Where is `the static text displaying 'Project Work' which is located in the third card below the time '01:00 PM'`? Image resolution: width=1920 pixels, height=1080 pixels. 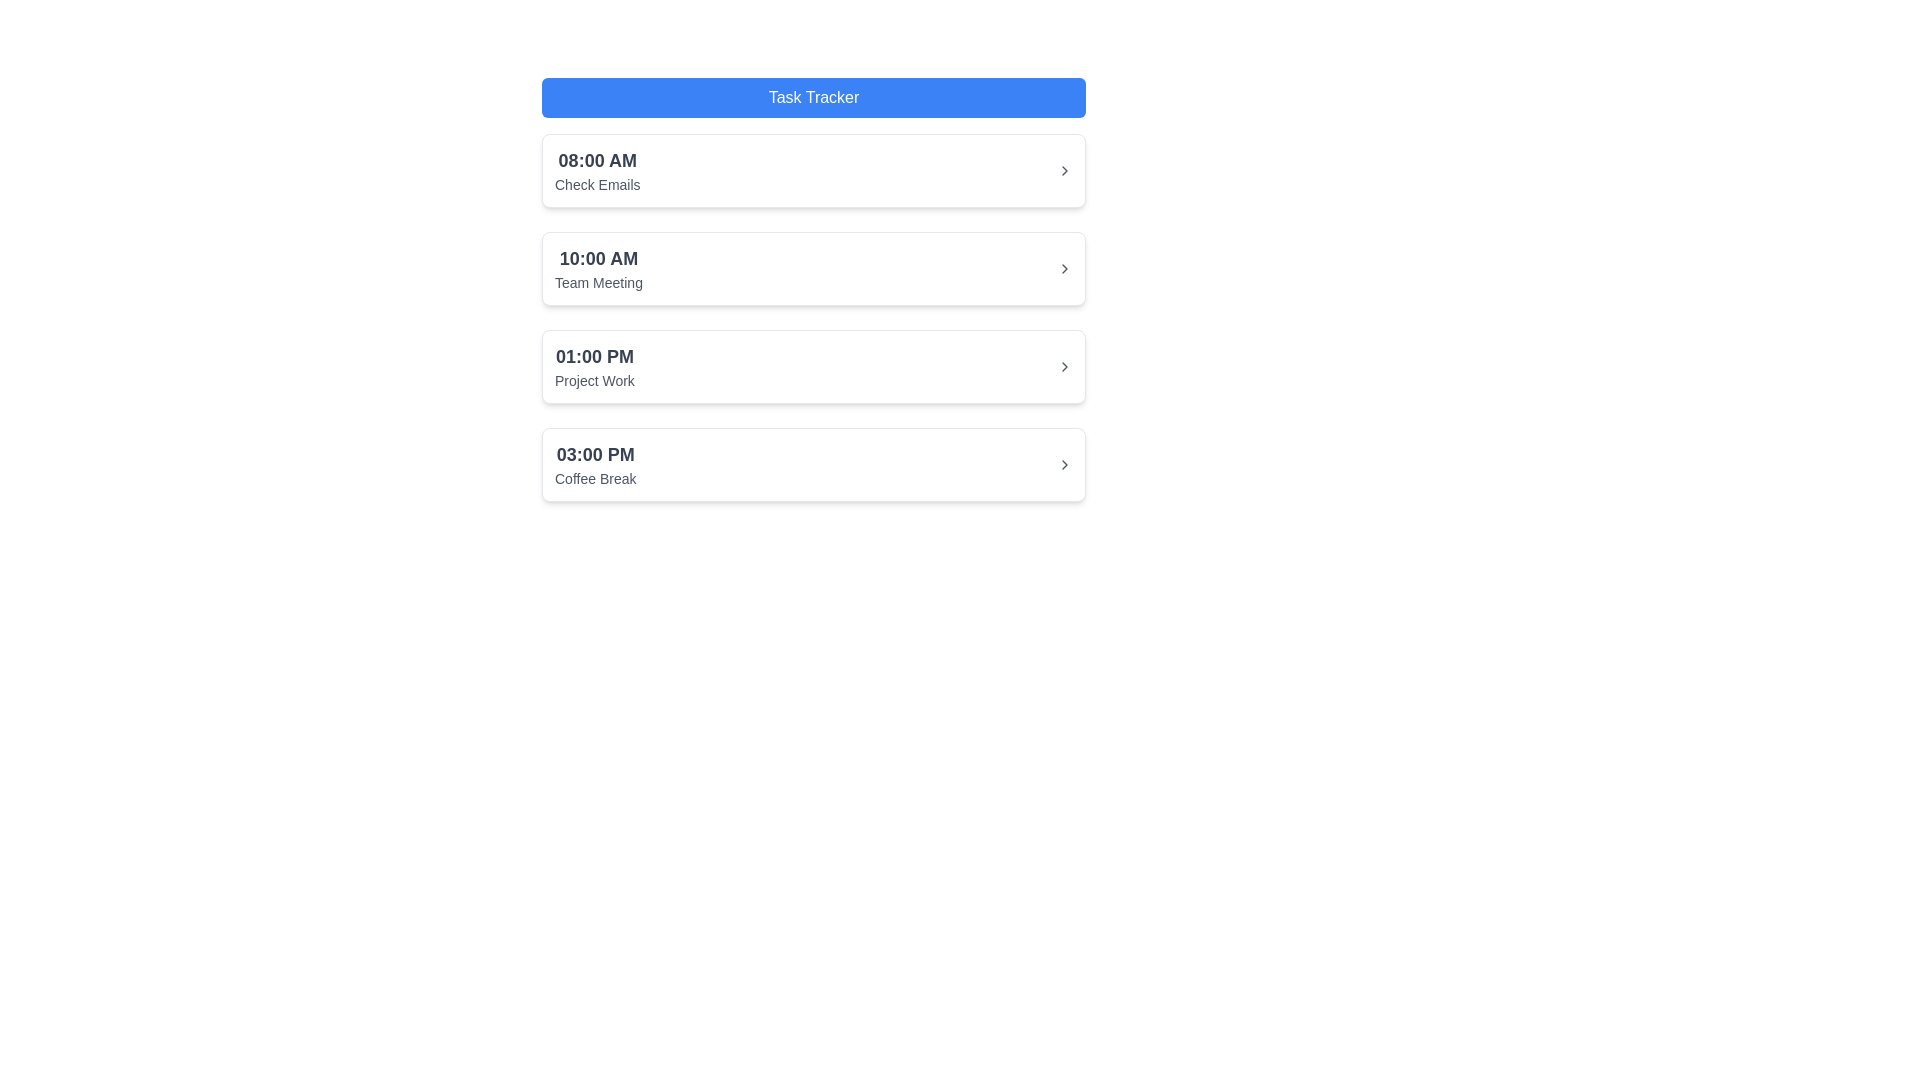
the static text displaying 'Project Work' which is located in the third card below the time '01:00 PM' is located at coordinates (594, 381).